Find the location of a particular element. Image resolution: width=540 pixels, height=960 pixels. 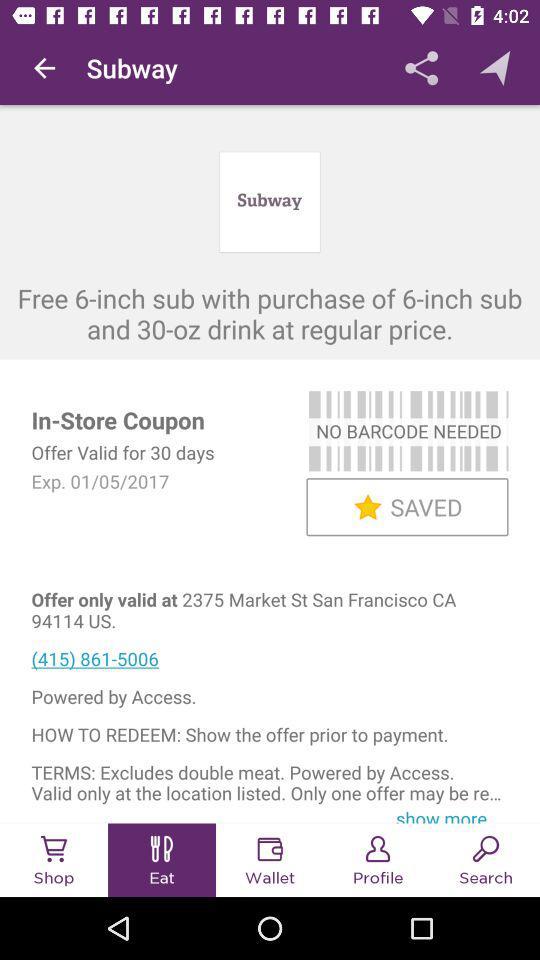

show more... item is located at coordinates (448, 814).